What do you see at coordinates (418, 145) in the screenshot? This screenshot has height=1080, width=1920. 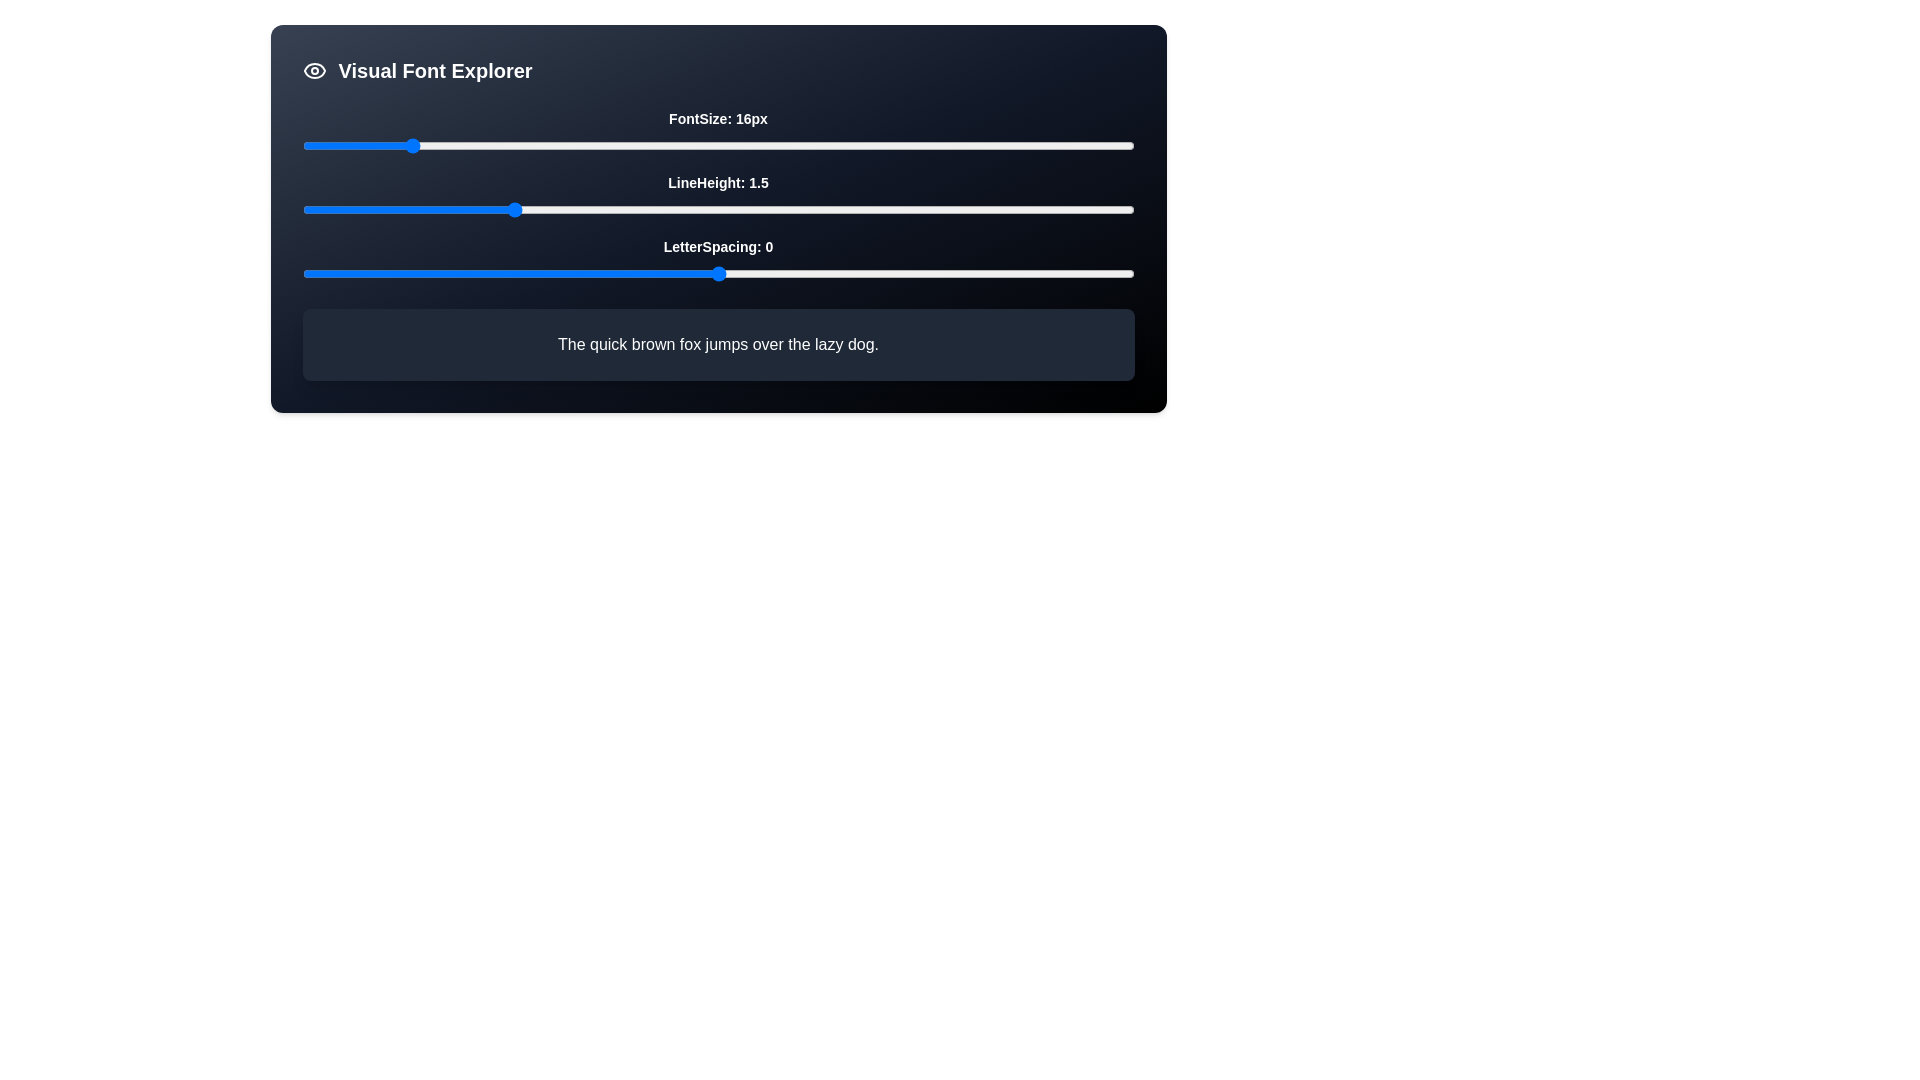 I see `the font size slider to 17 pixels` at bounding box center [418, 145].